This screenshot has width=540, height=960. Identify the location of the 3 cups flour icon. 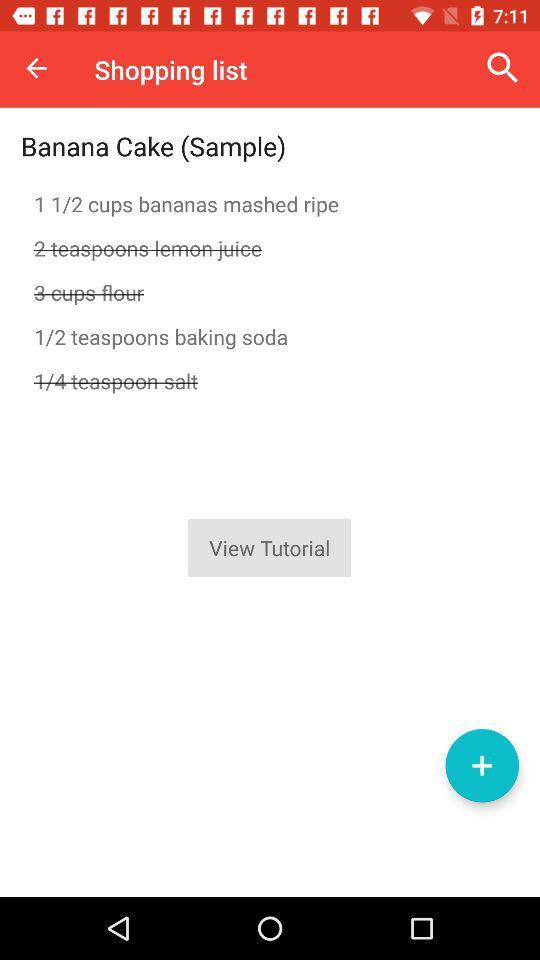
(270, 291).